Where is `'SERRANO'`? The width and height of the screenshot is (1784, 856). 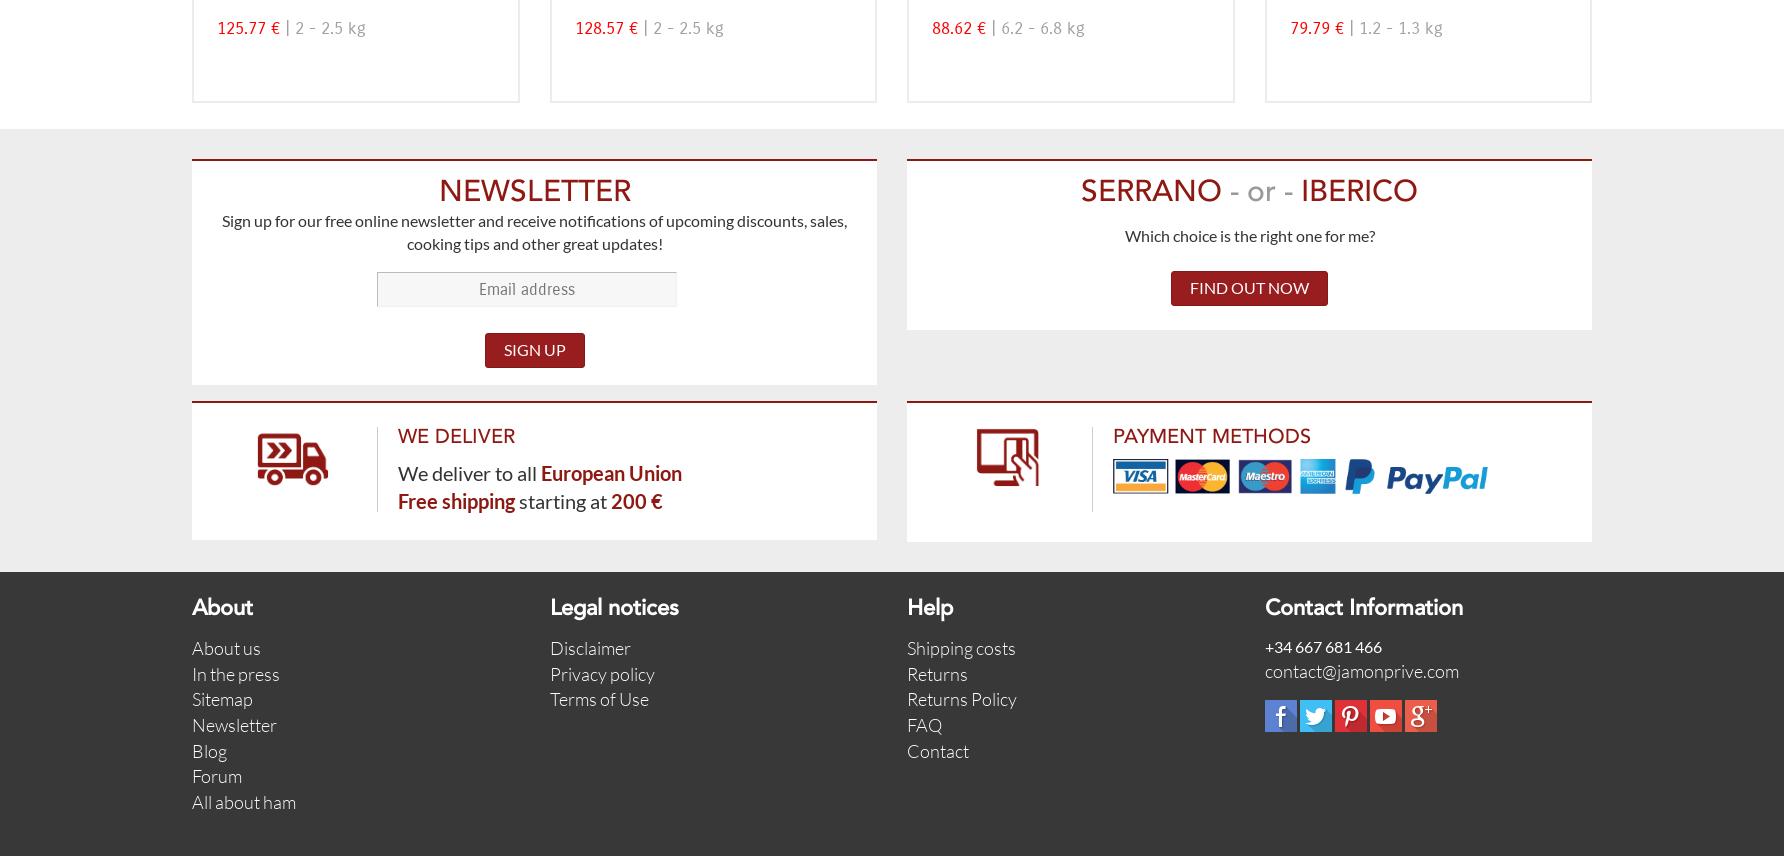 'SERRANO' is located at coordinates (1155, 191).